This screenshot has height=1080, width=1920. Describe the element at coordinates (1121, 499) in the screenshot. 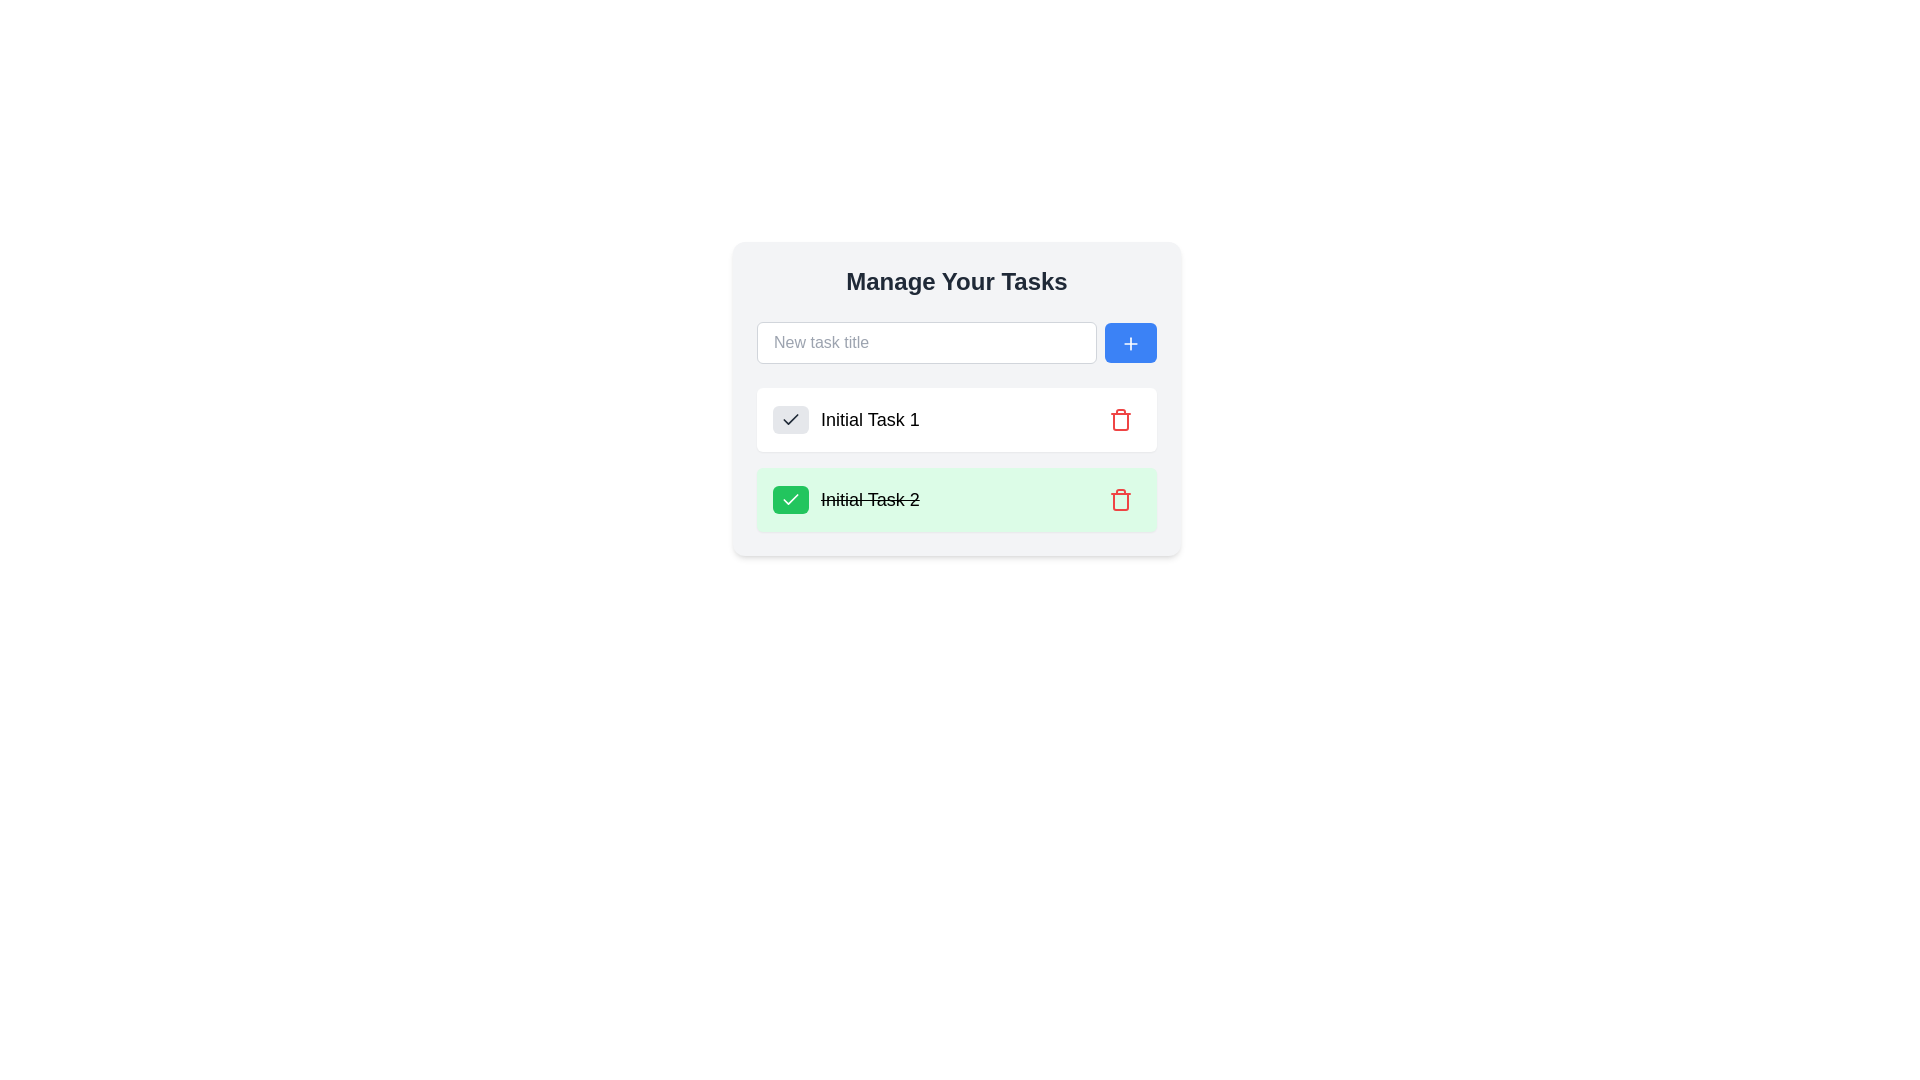

I see `the delete icon located to the right of 'Initial Task 2' in the task list interface` at that location.